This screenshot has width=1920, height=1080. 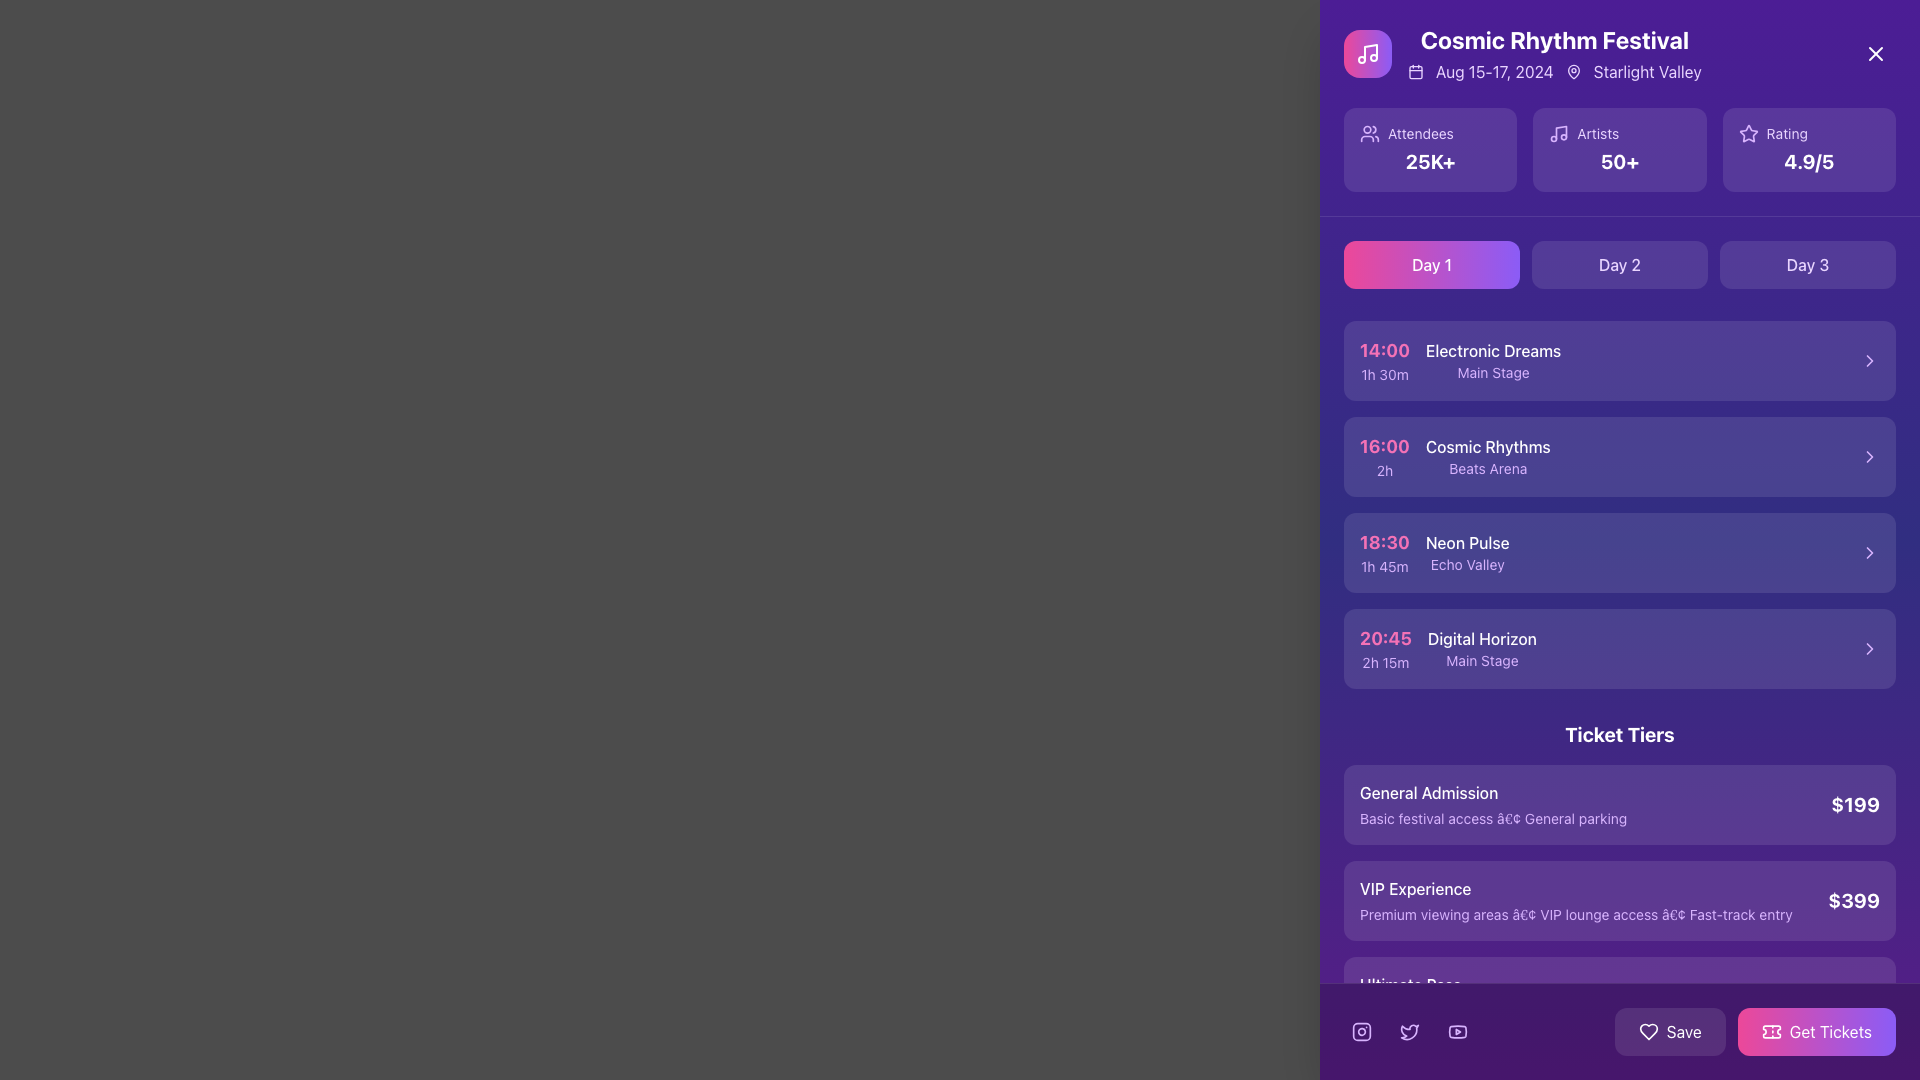 What do you see at coordinates (1409, 1032) in the screenshot?
I see `the second circular button from the left in the row of three social media buttons at the bottom center of the interface` at bounding box center [1409, 1032].